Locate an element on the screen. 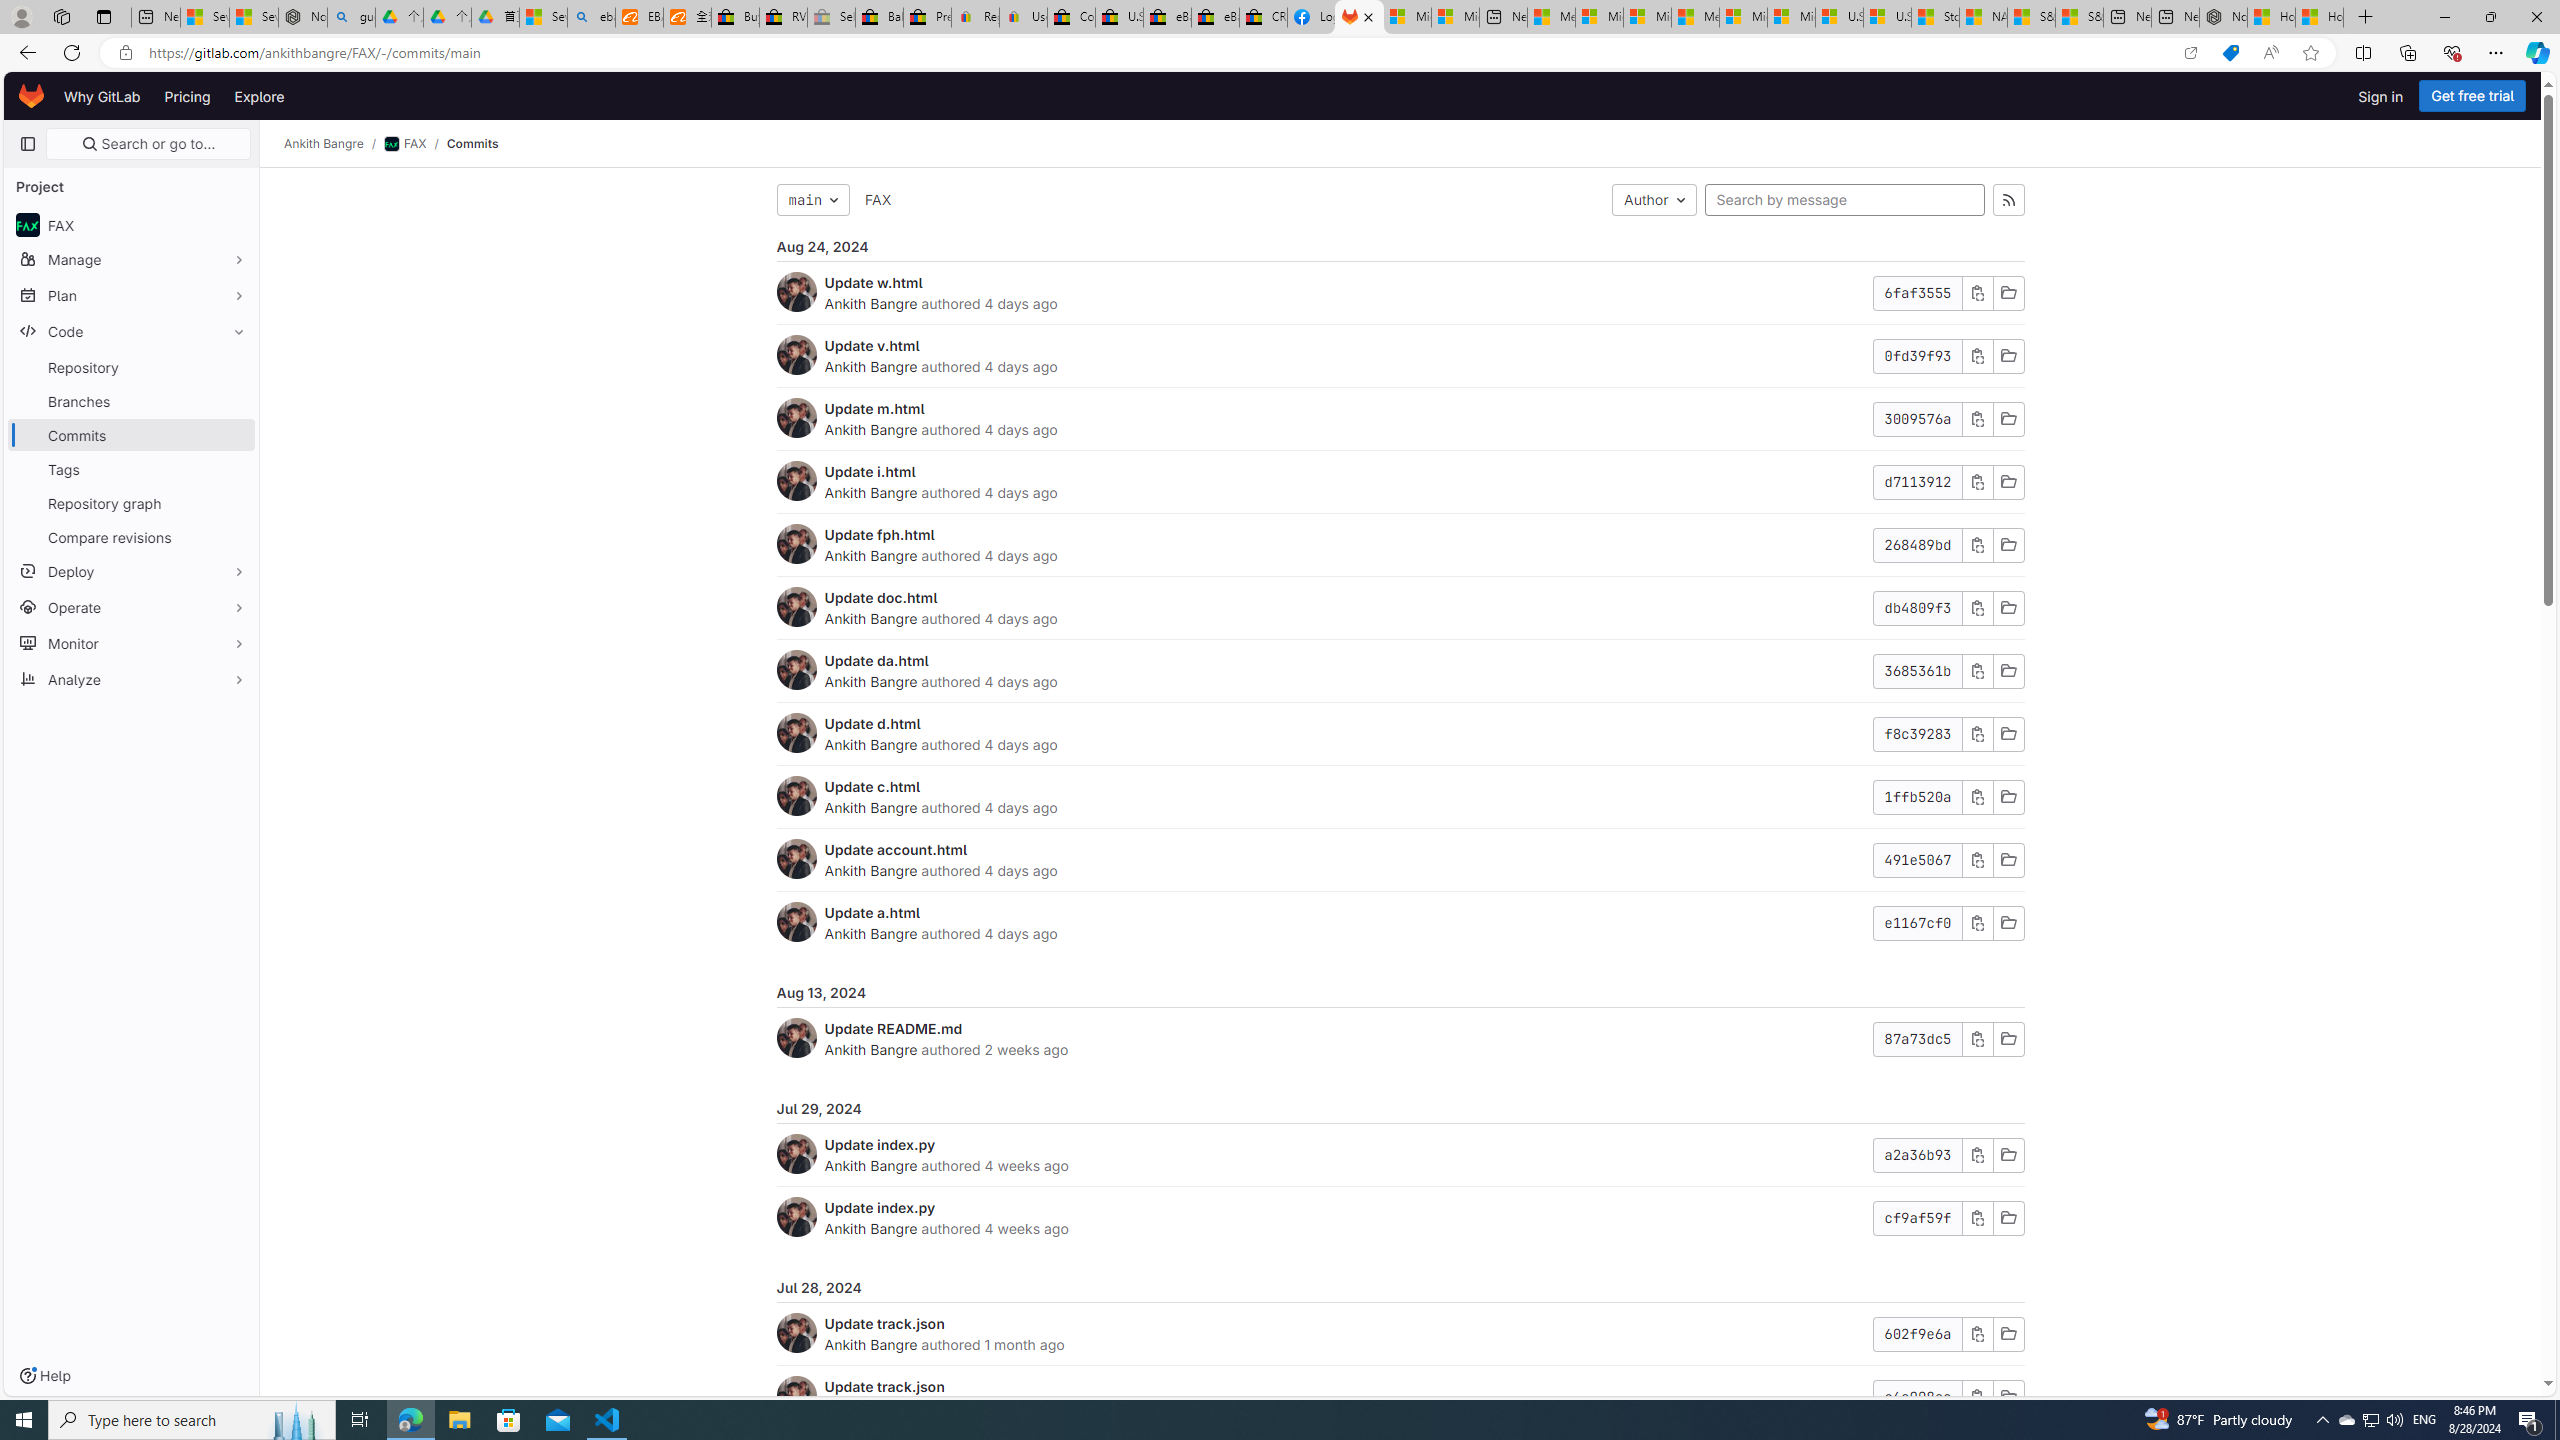 This screenshot has width=2560, height=1440. 'Compare revisions' is located at coordinates (130, 536).